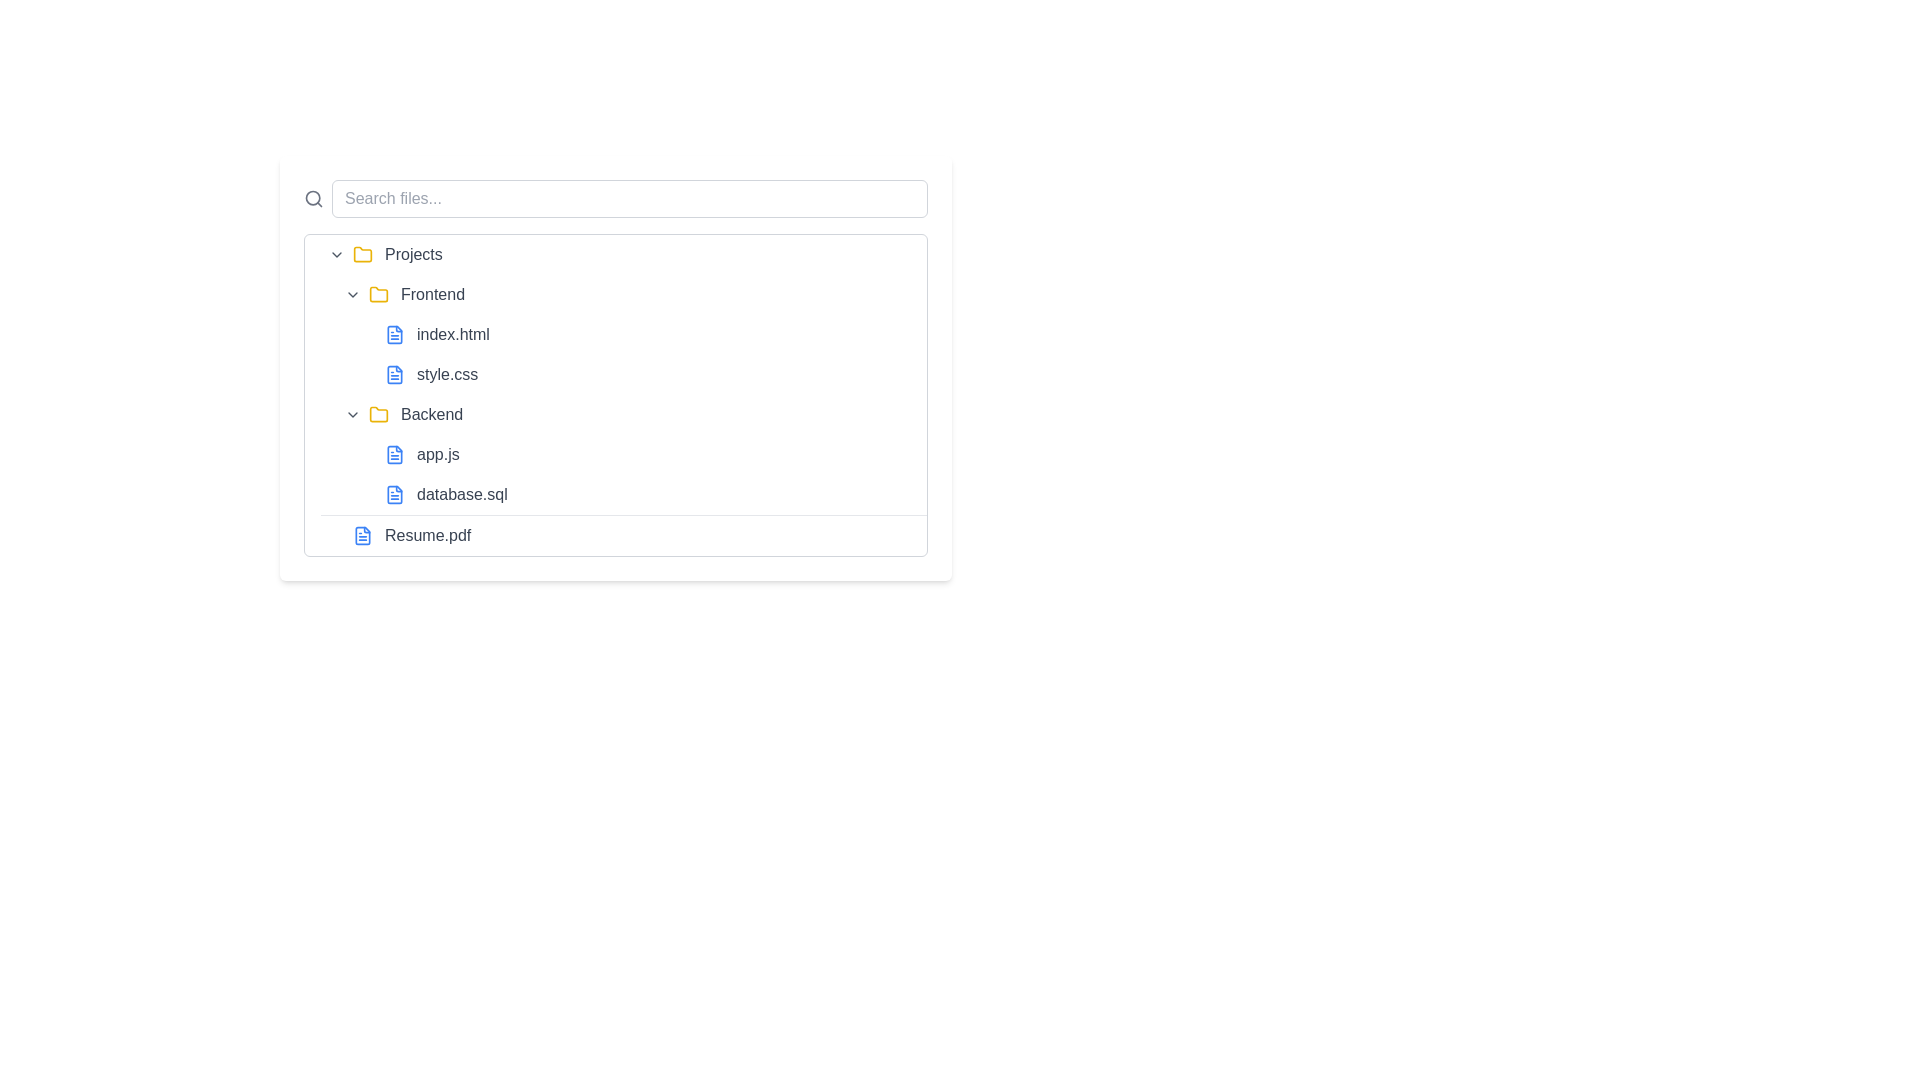  Describe the element at coordinates (451, 334) in the screenshot. I see `the text label 'index.html' located in the 'Frontend' folder` at that location.